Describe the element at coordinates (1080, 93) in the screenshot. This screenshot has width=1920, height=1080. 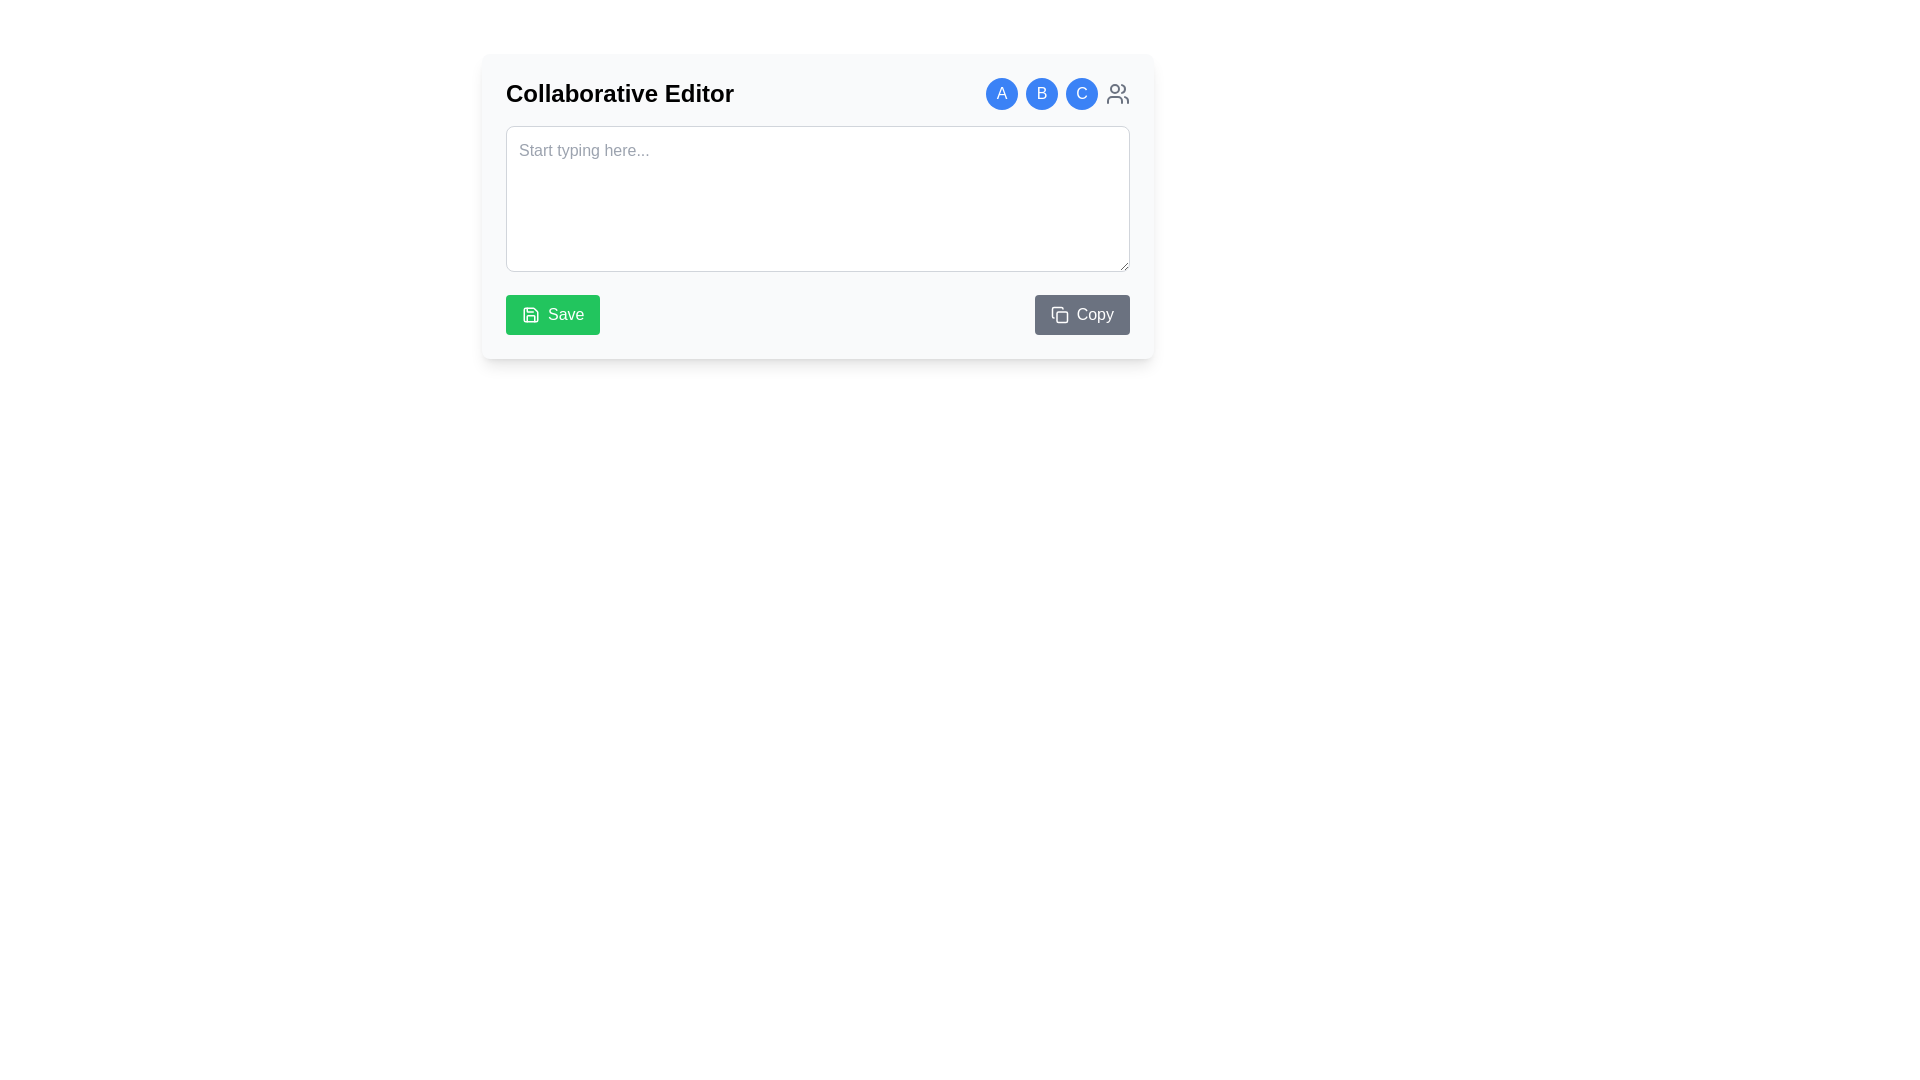
I see `the static label or badge representing the letter 'C', which is the third circular icon in a row of icons labeled 'A', 'B', and 'C', located in the top-right corner of the editor section` at that location.